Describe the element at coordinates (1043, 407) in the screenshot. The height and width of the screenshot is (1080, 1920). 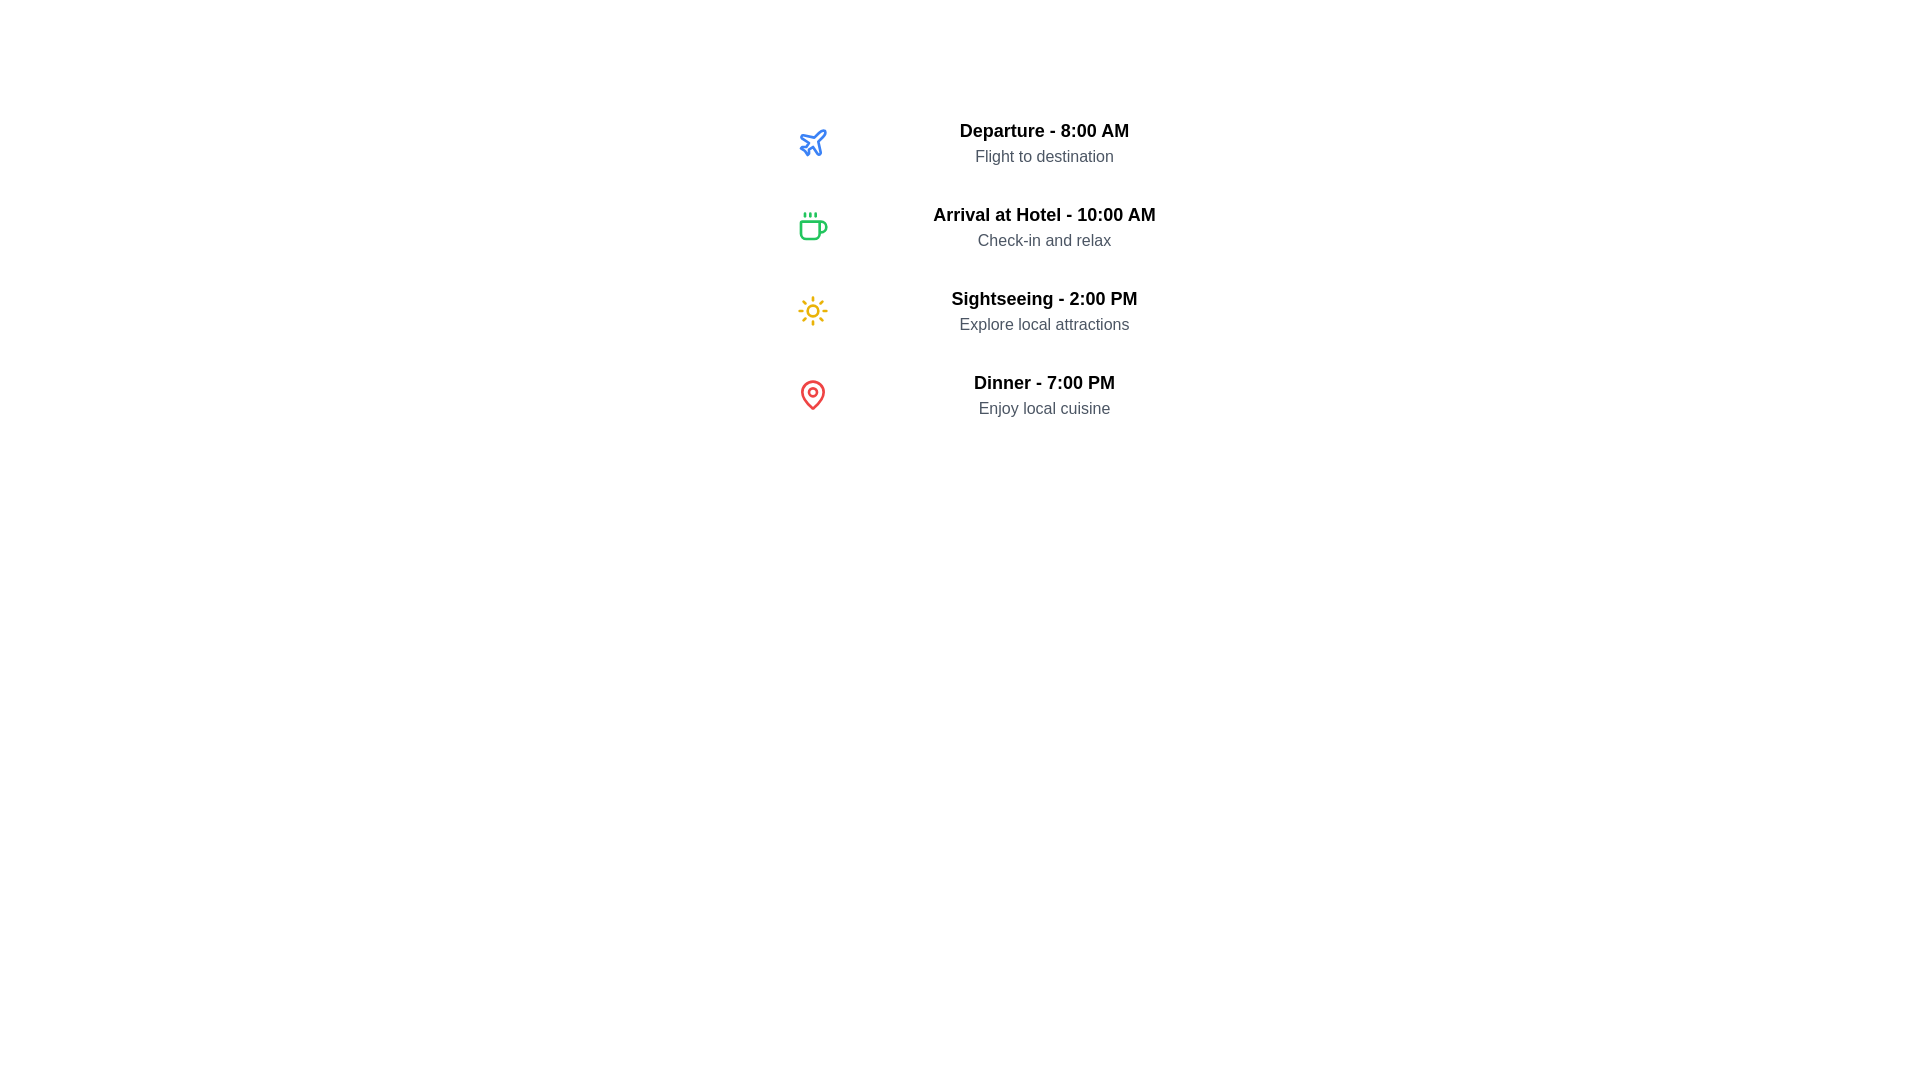
I see `the Text Label displaying 'Enjoy local cuisine.' which is styled in gray and located below the bold text 'Dinner - 7:00 PM.'` at that location.